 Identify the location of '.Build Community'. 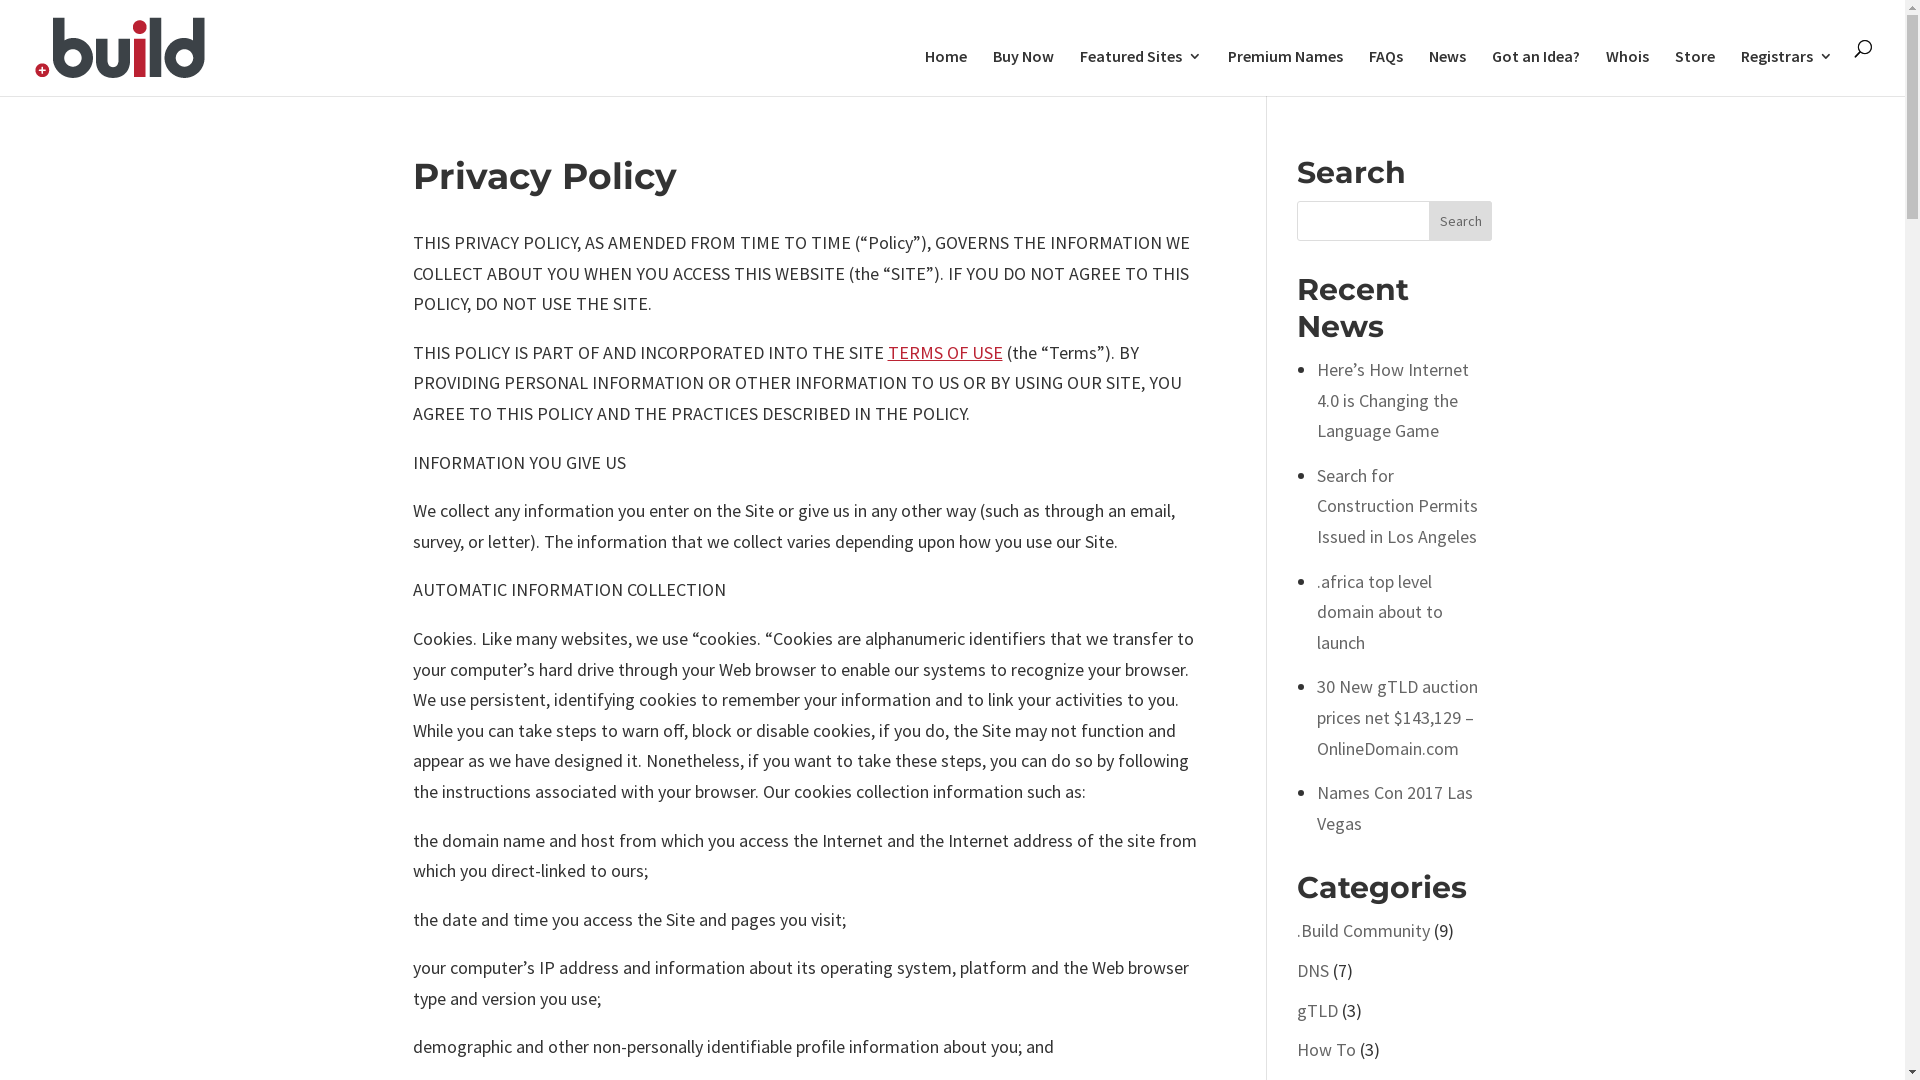
(1362, 930).